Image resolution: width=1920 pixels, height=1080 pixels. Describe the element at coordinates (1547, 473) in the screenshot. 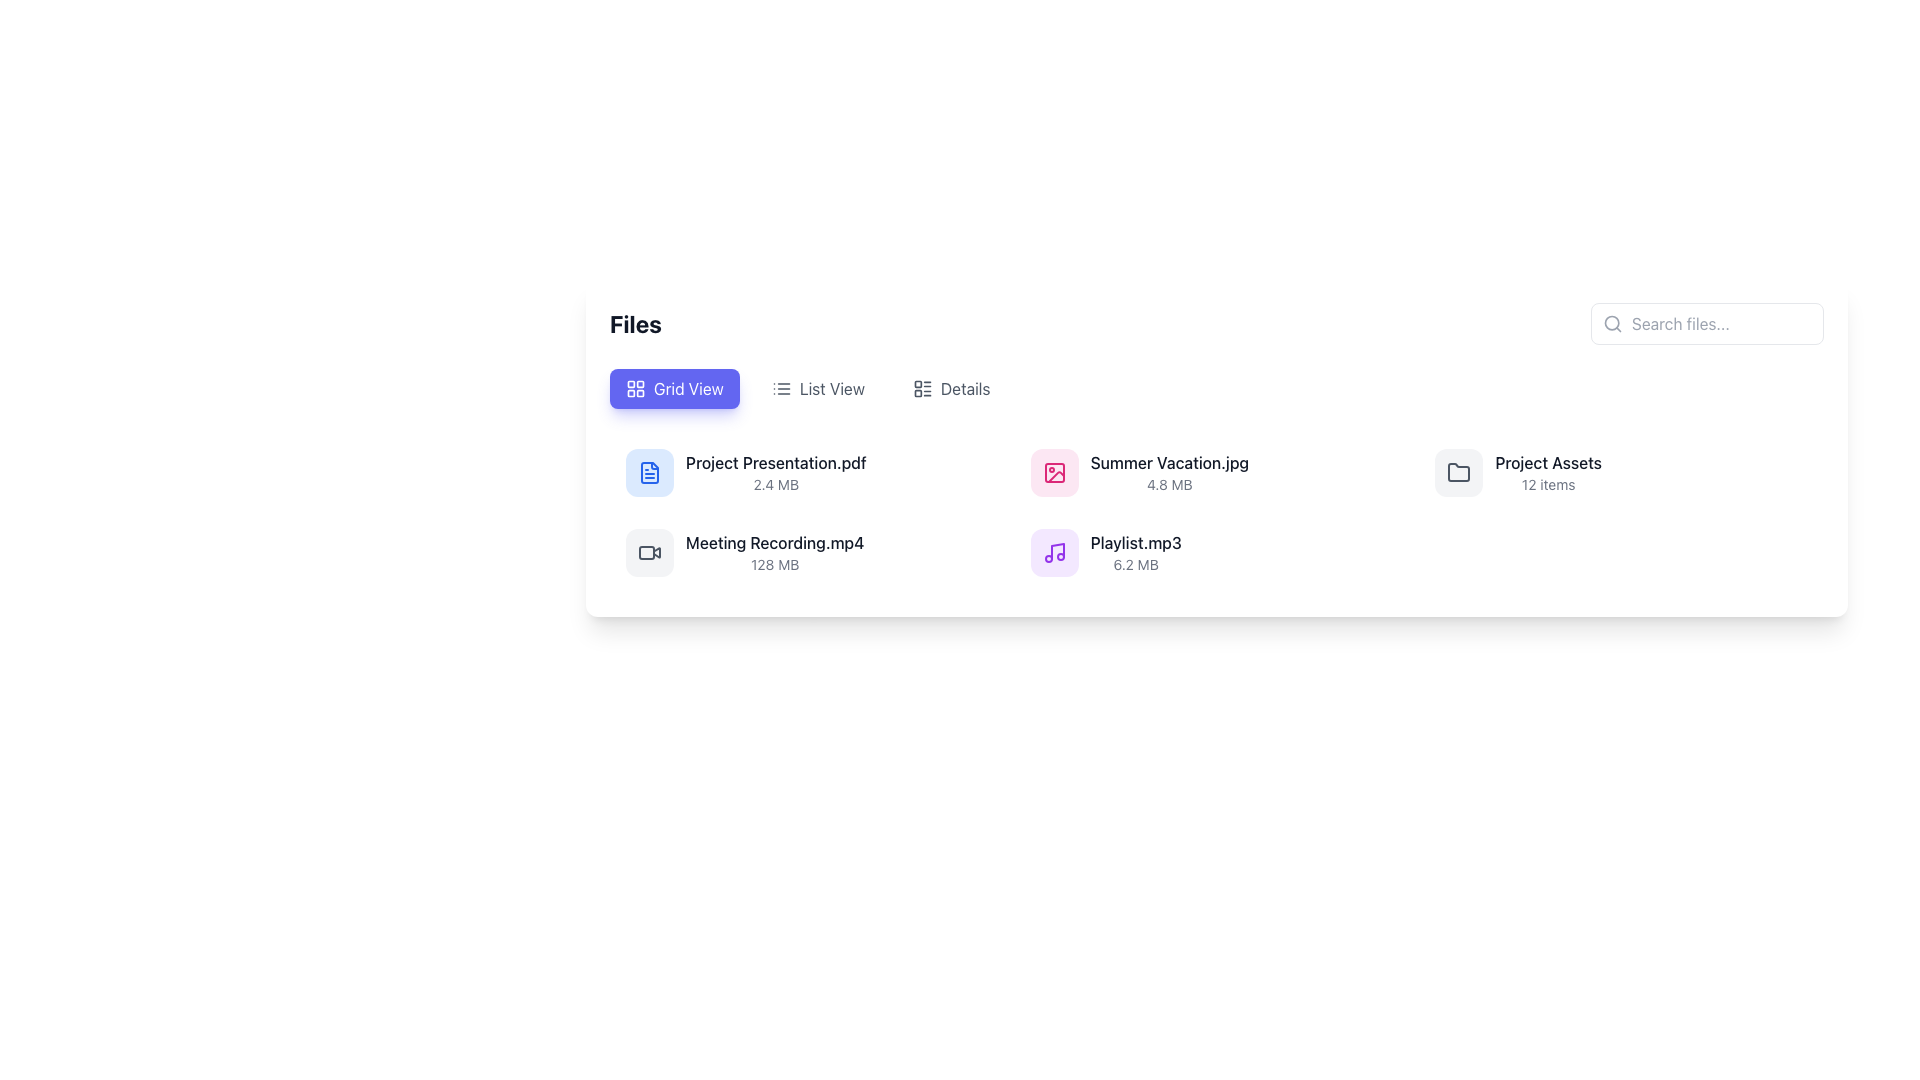

I see `the descriptive text element indicating the folder titled 'Project Assets' that contains '12 items', located in the bottom-right corner of the interface's grid view` at that location.